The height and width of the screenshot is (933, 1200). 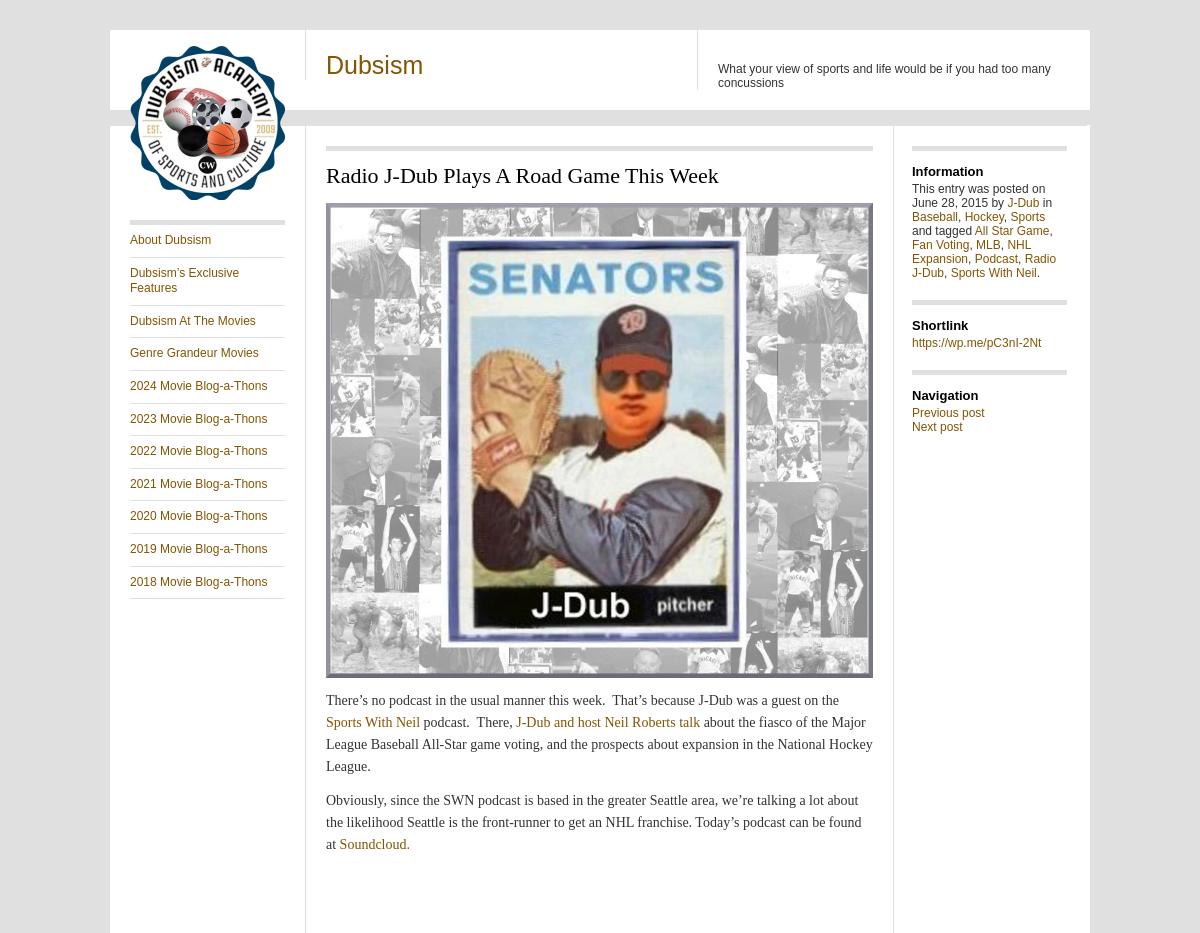 What do you see at coordinates (947, 171) in the screenshot?
I see `'Information'` at bounding box center [947, 171].